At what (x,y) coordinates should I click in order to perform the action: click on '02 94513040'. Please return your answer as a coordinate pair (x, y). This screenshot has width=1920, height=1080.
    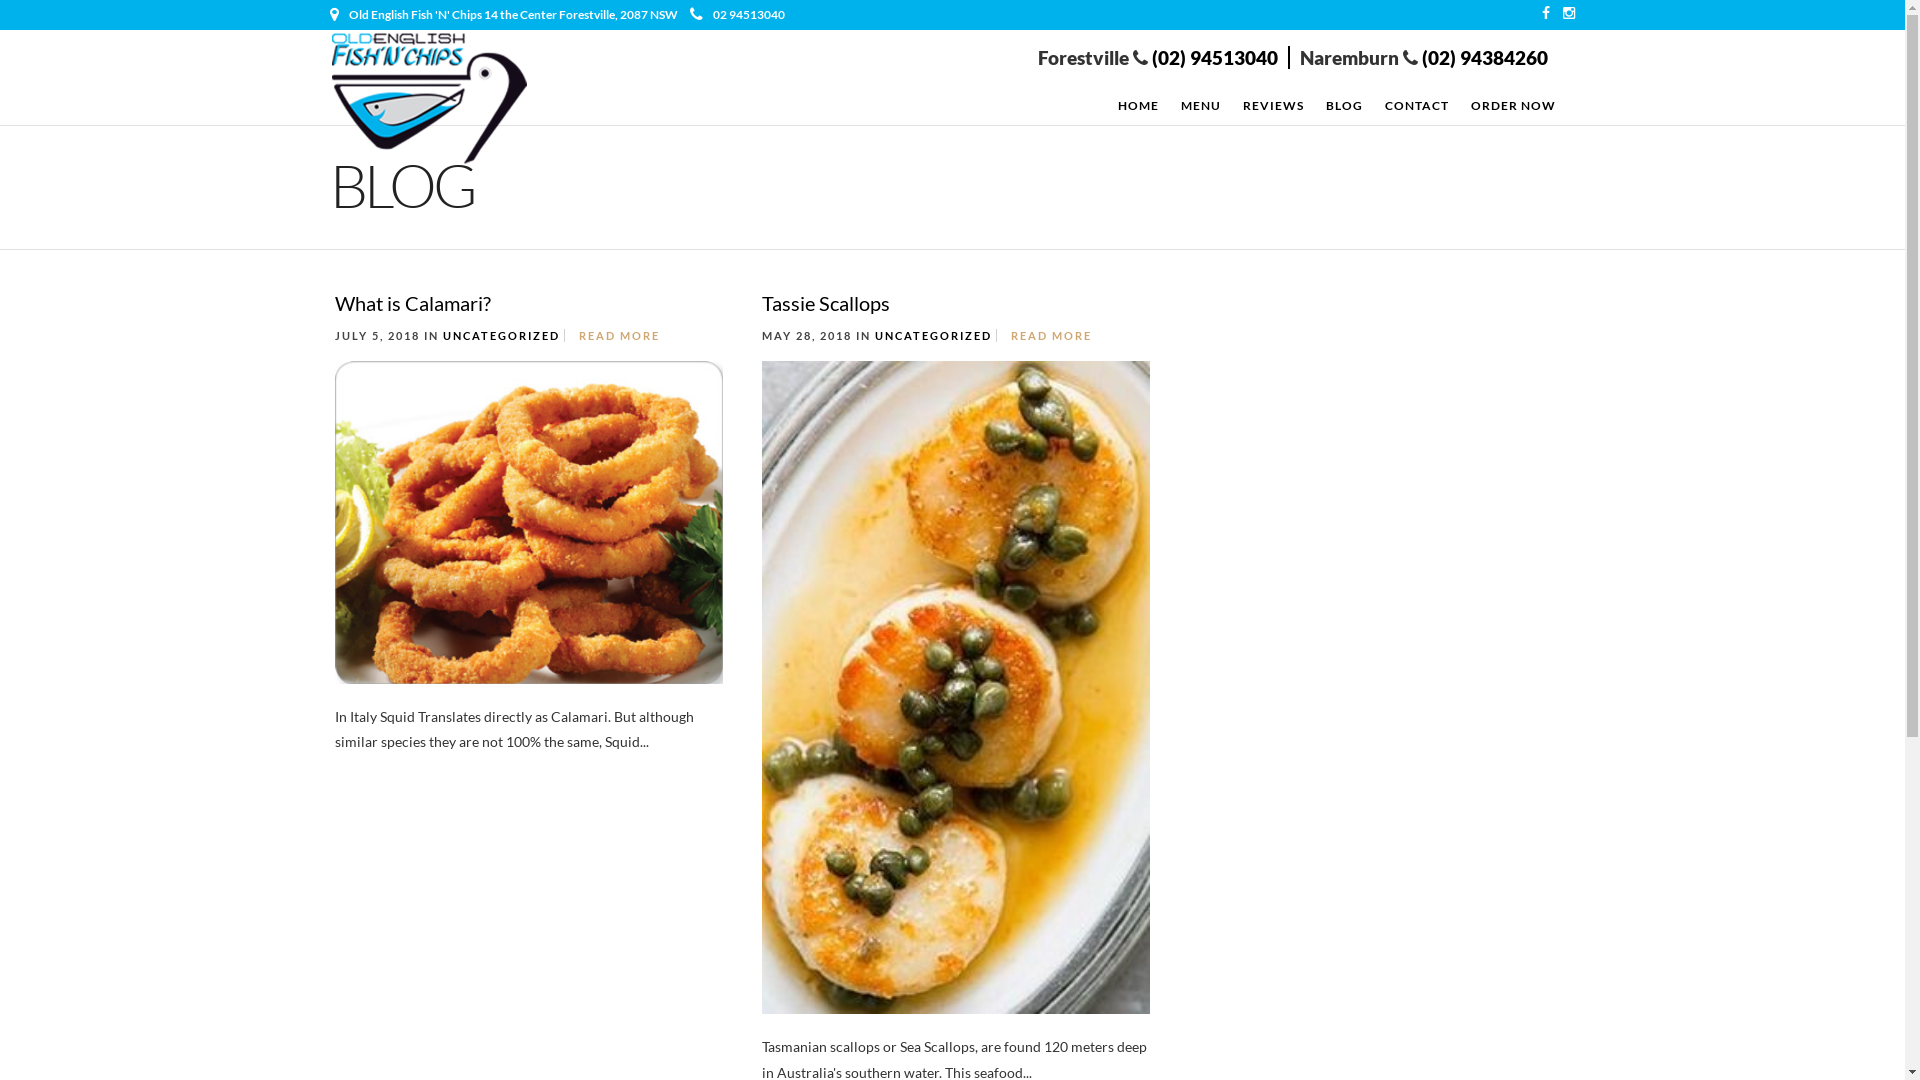
    Looking at the image, I should click on (736, 14).